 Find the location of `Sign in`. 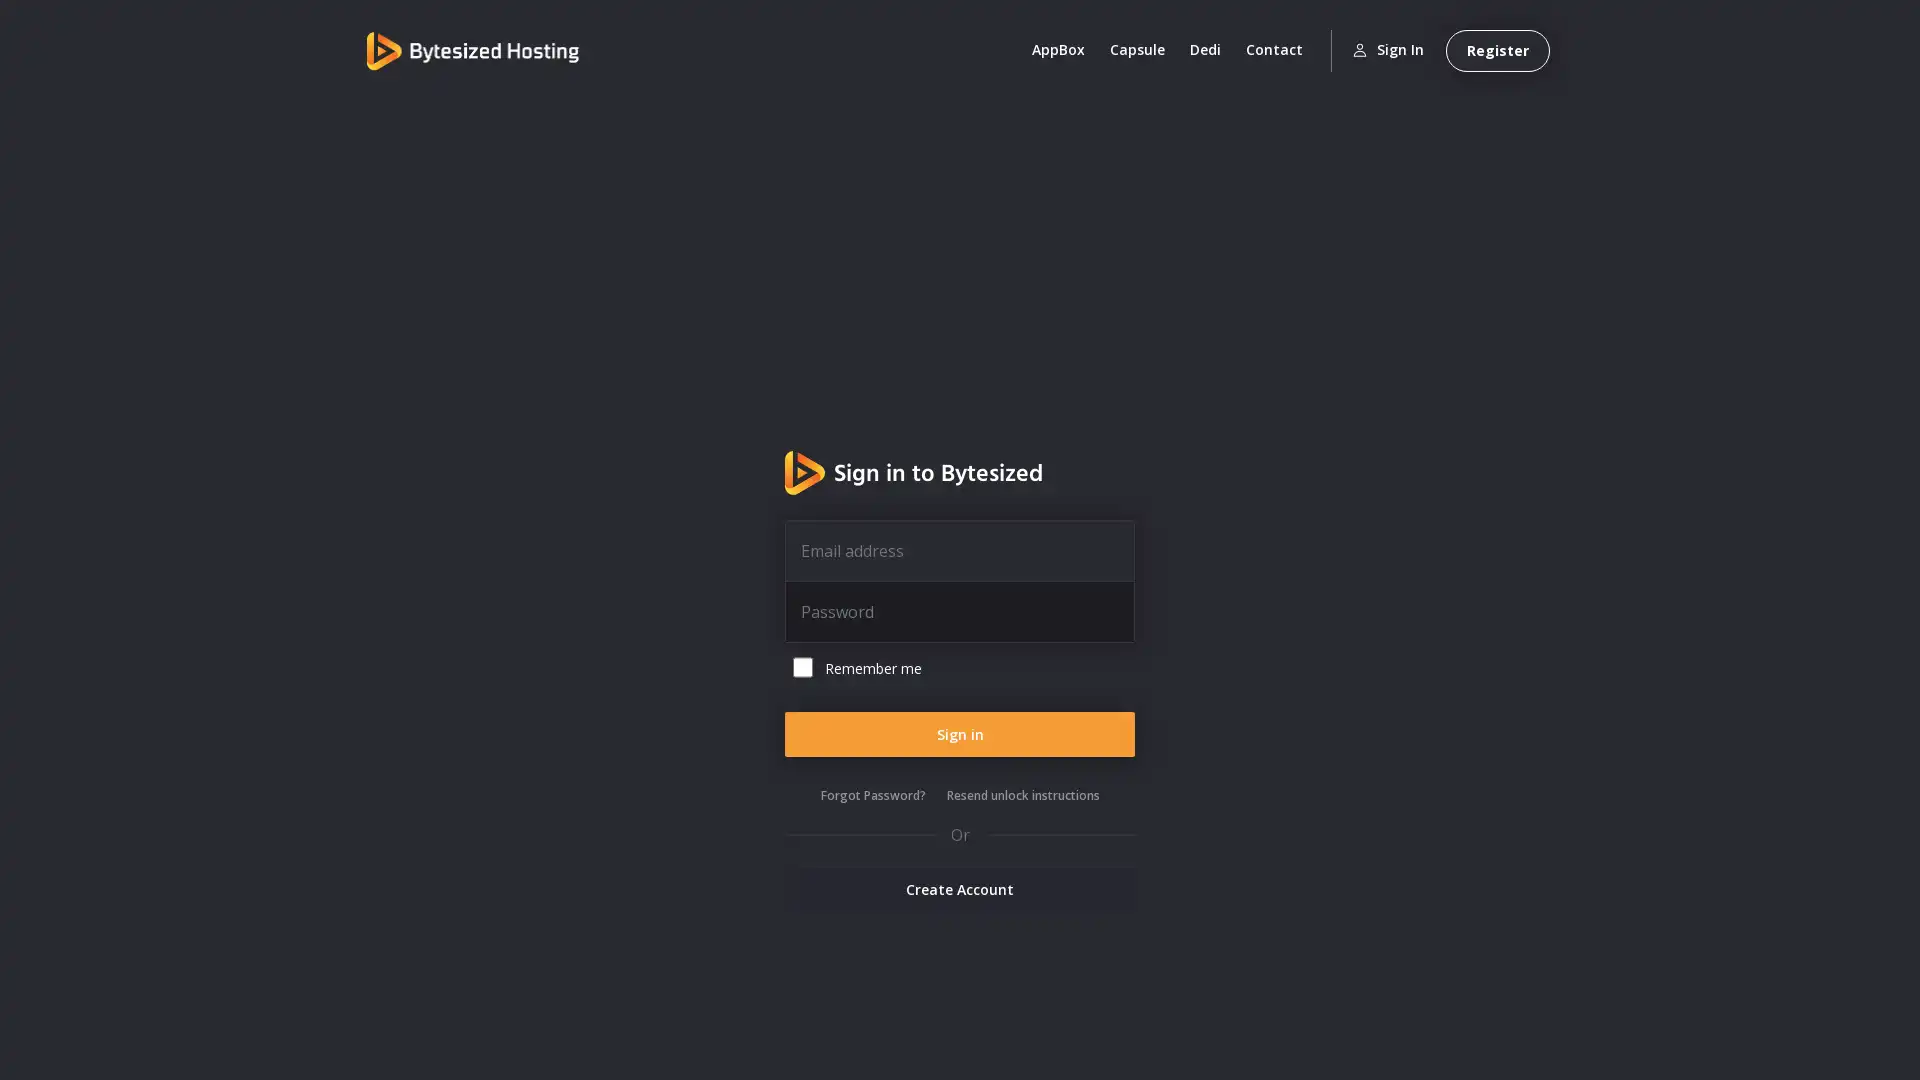

Sign in is located at coordinates (960, 733).